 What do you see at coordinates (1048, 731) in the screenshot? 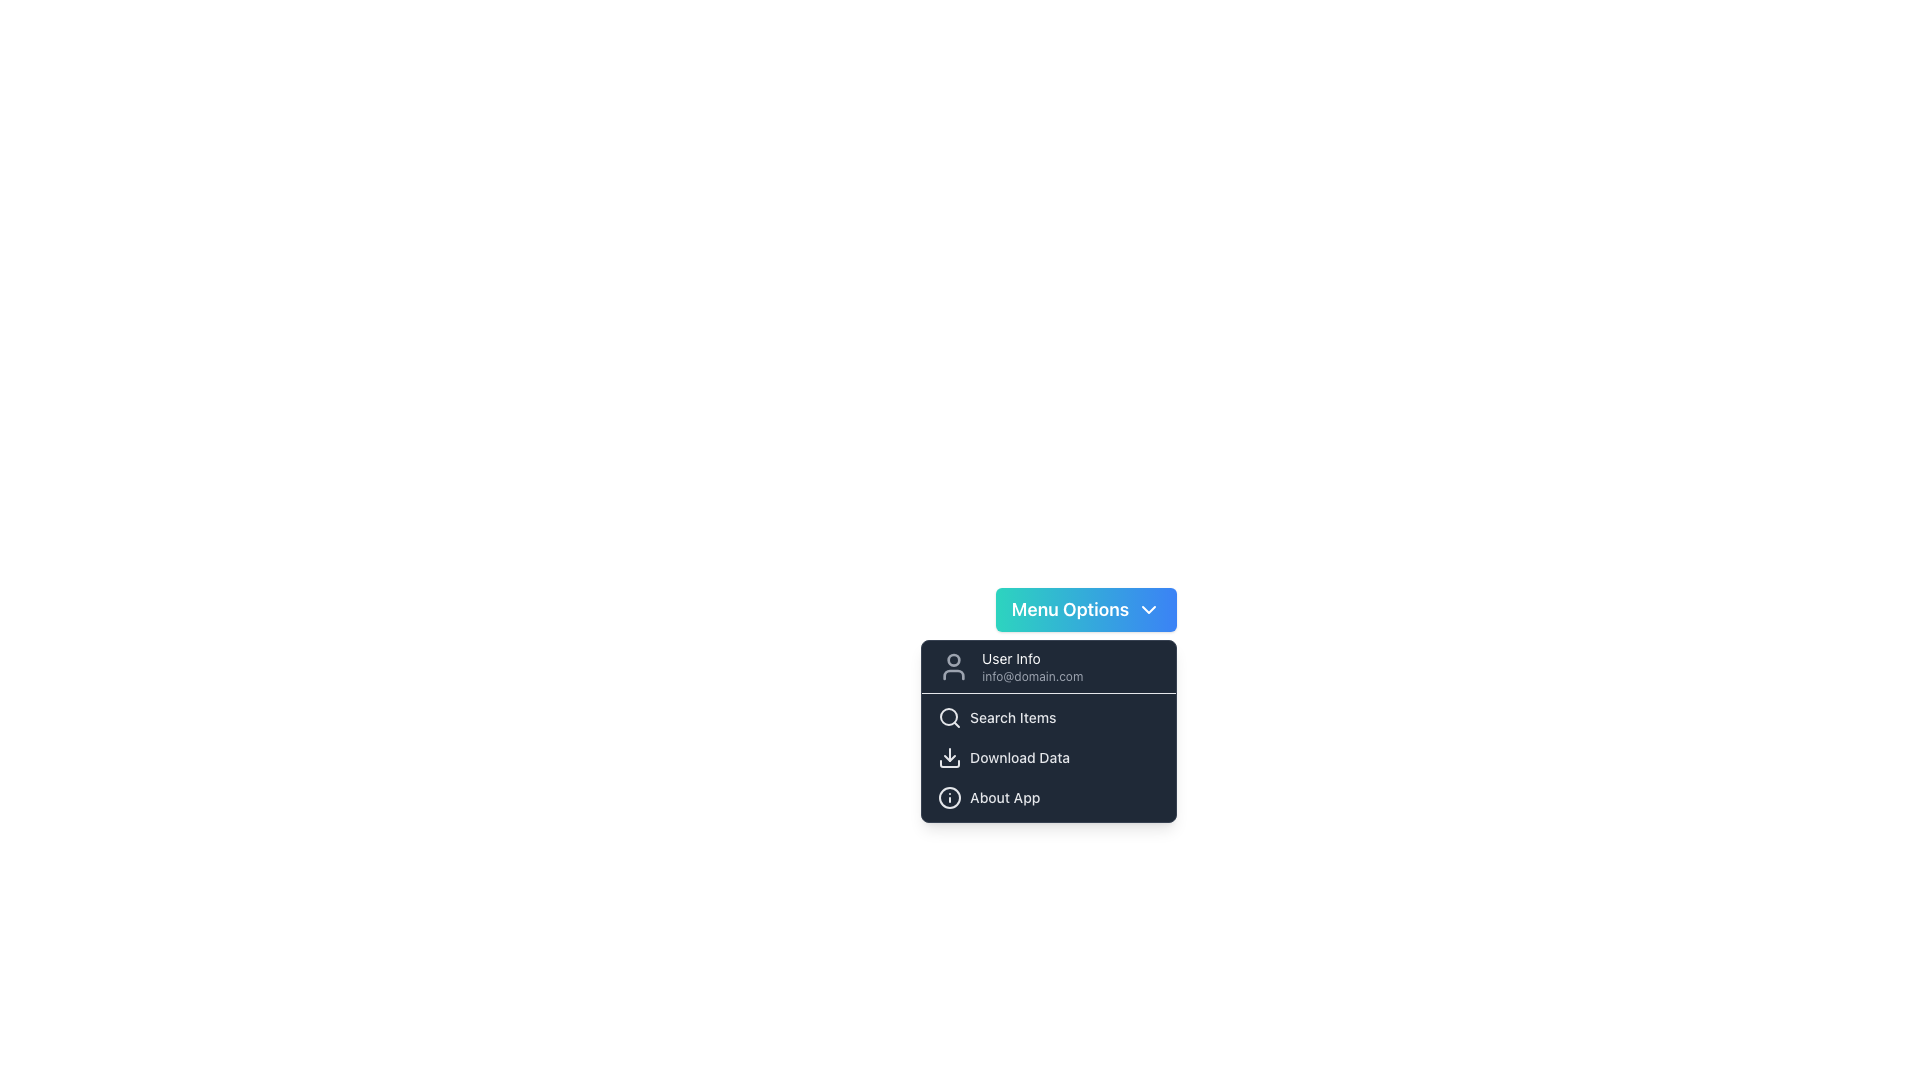
I see `an option in the Dropdown Menu located below the 'Menu Options' button with a downward arrow` at bounding box center [1048, 731].